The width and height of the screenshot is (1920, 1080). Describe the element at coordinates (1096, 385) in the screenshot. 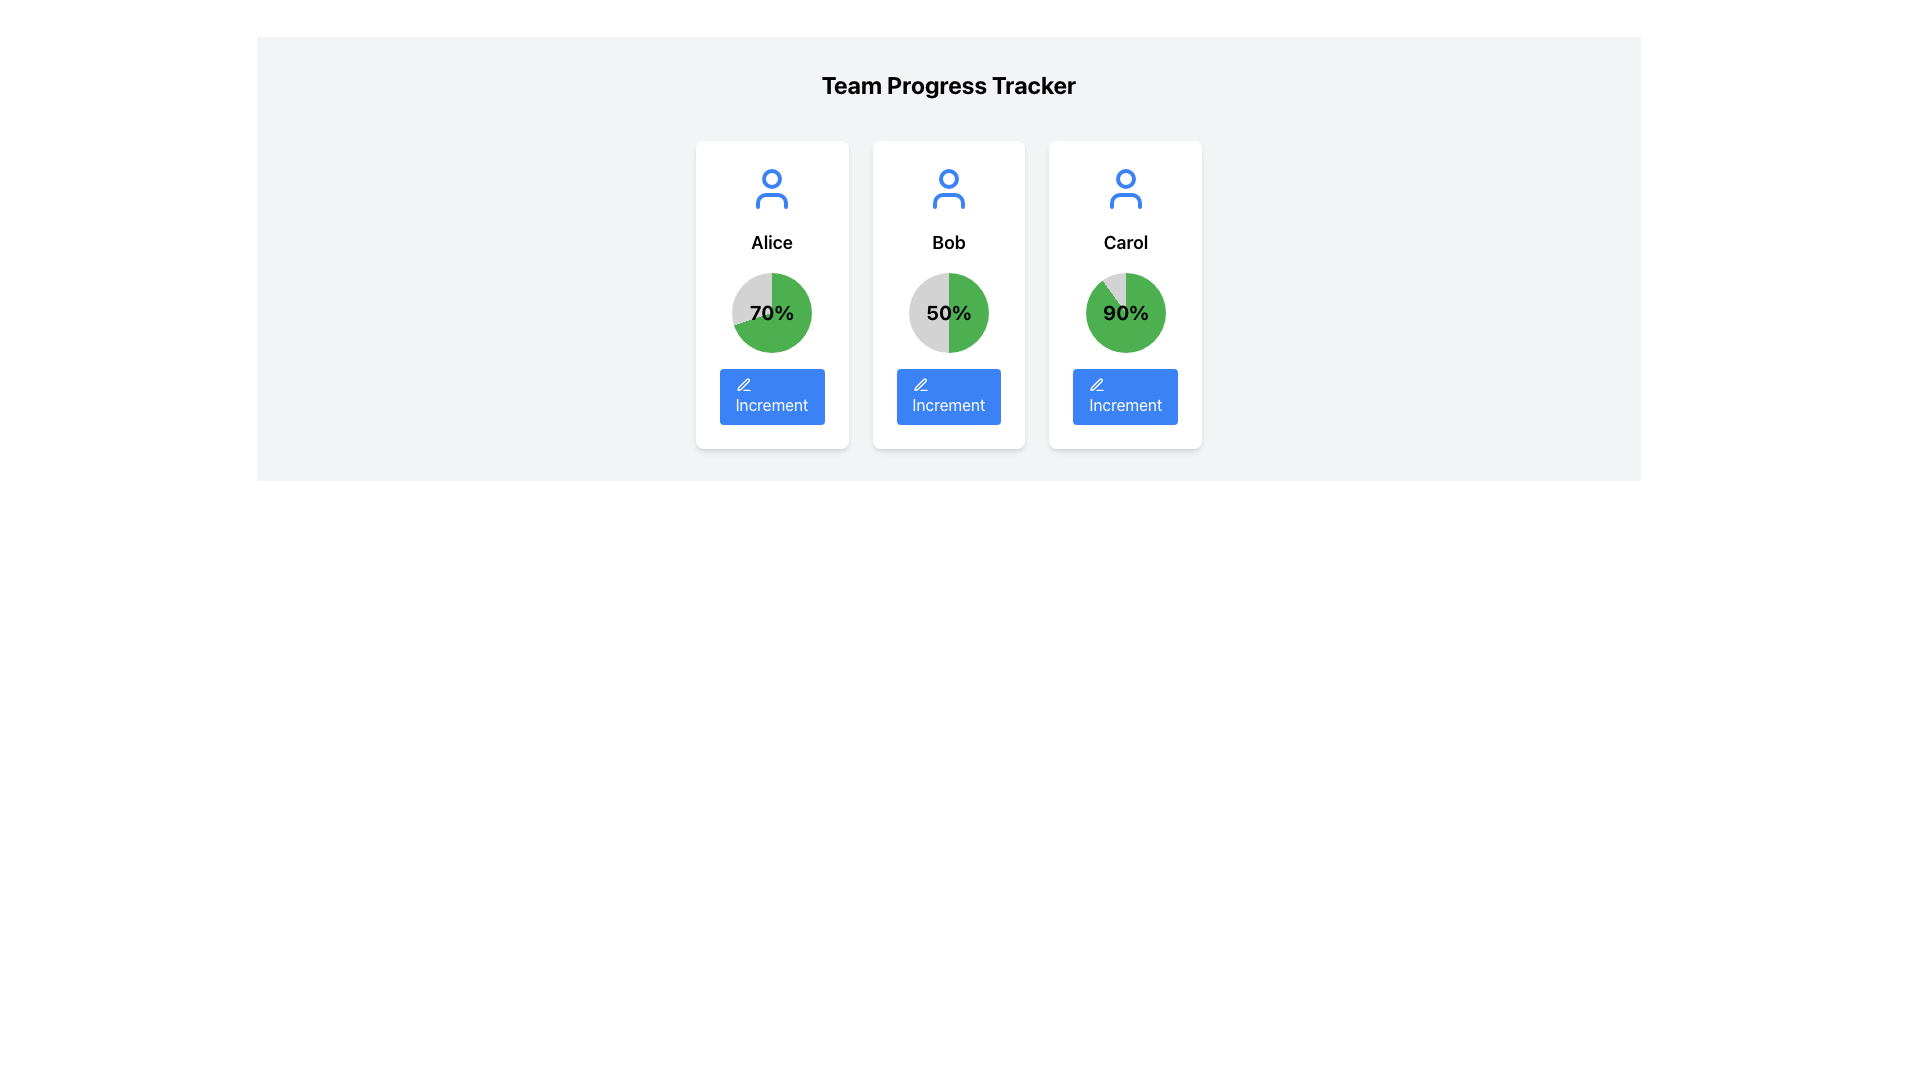

I see `the decorative icon enhancing the 'Increment' button associated with 'Bob', which is located towards the left side of the button` at that location.